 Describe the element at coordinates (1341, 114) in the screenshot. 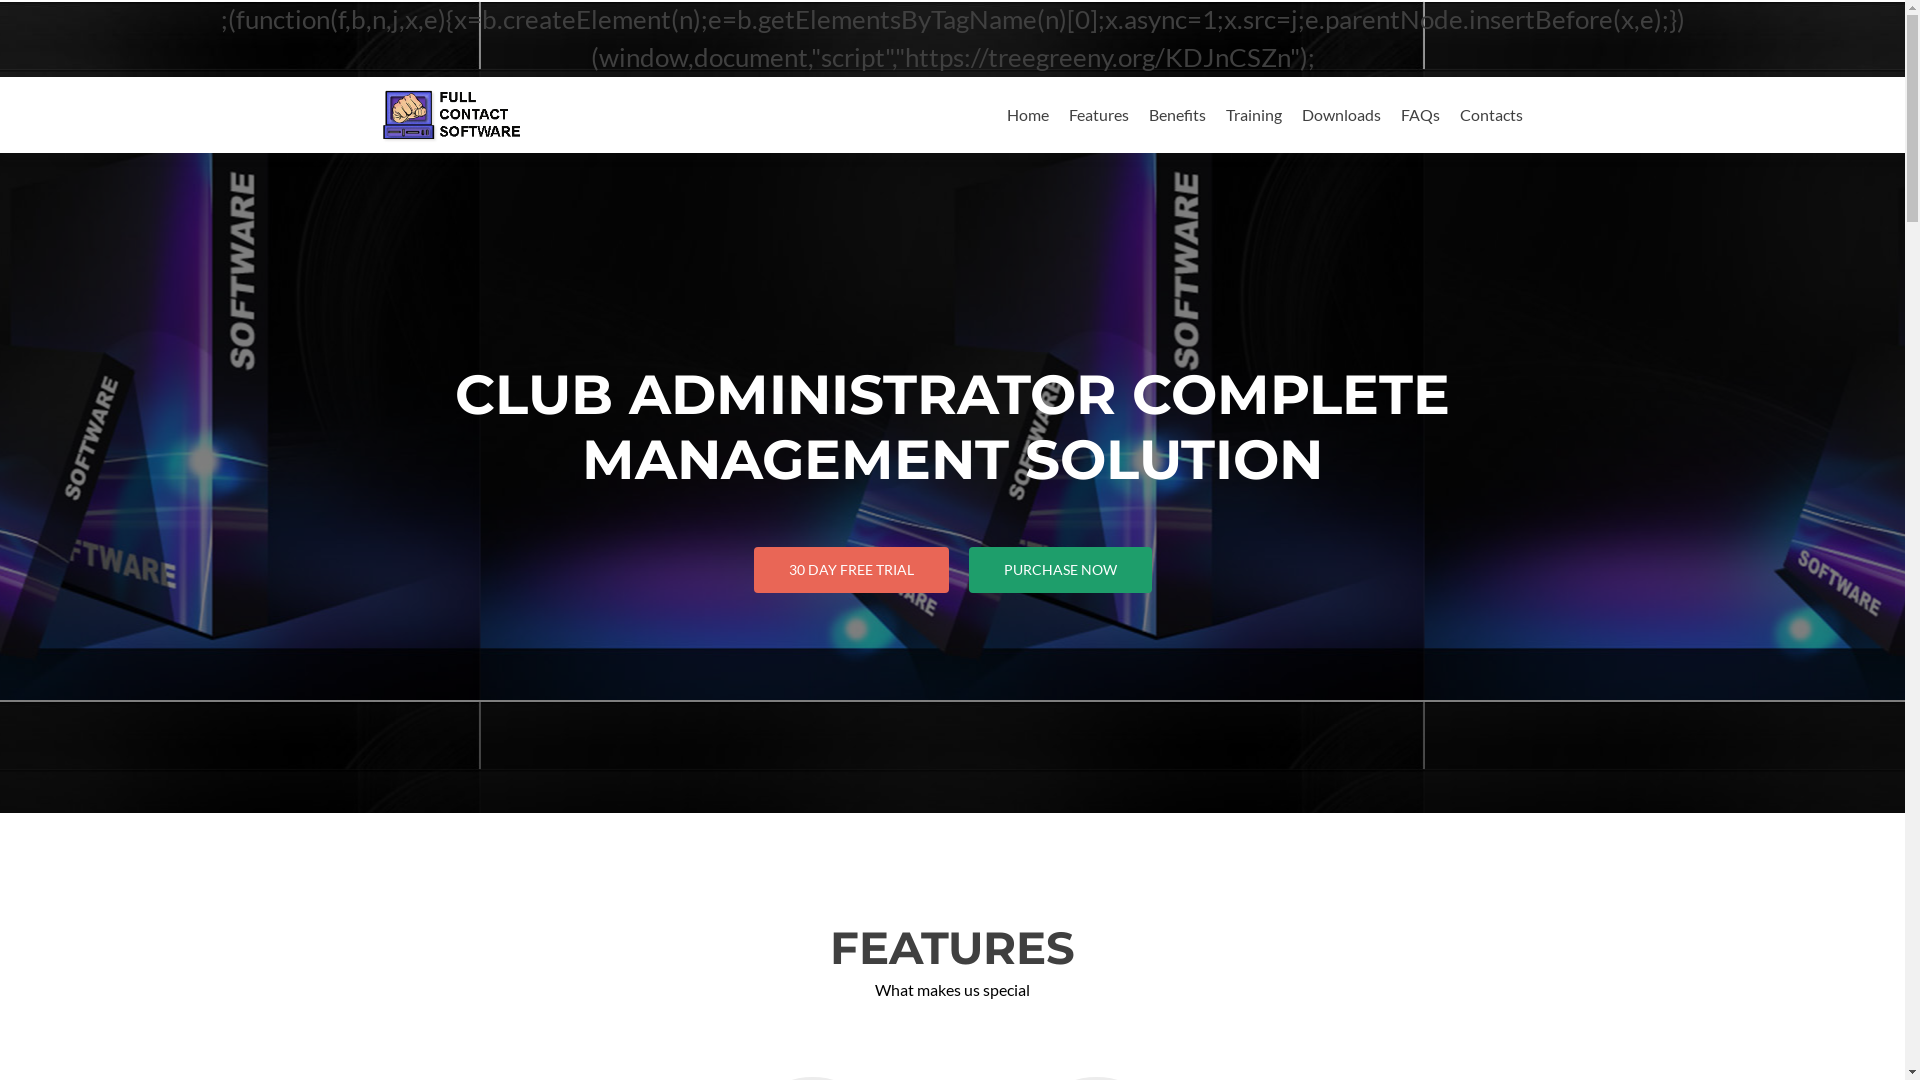

I see `'Downloads'` at that location.